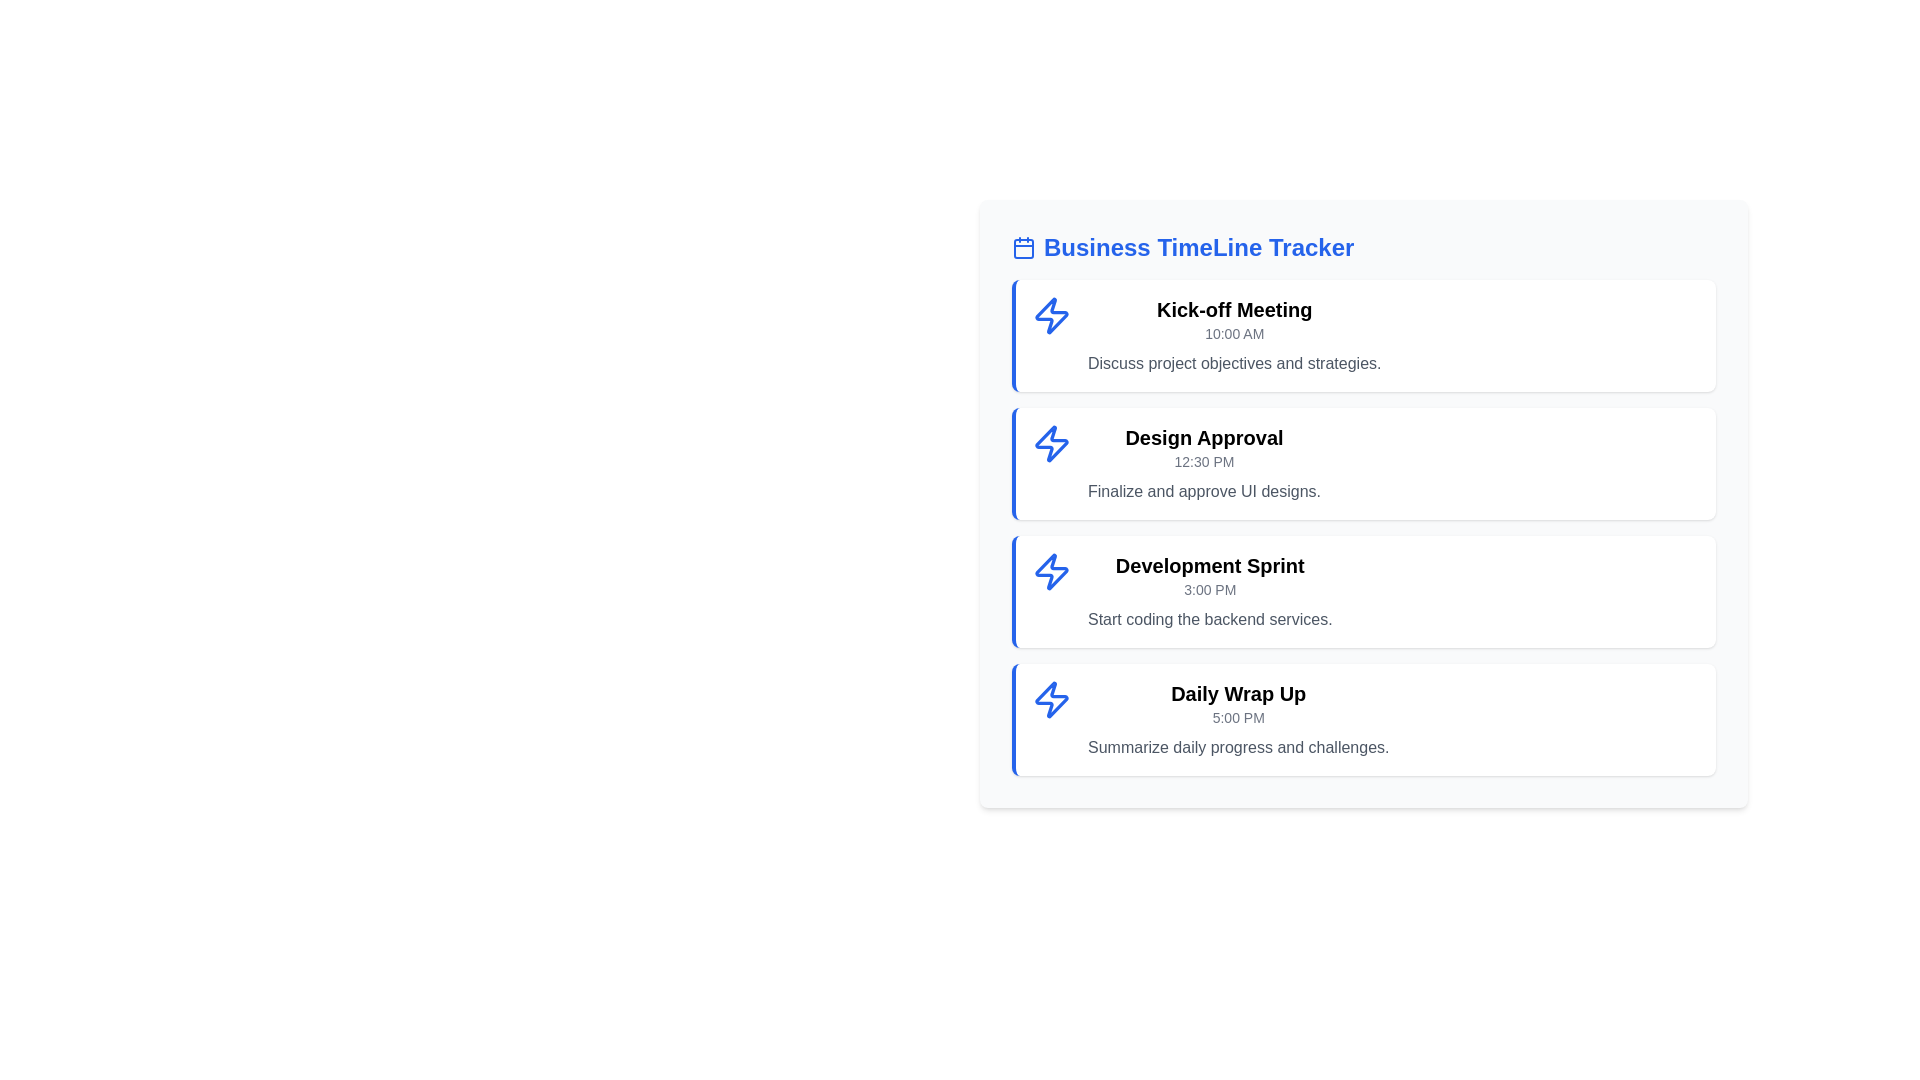  Describe the element at coordinates (1237, 720) in the screenshot. I see `text block displaying details about a specific task in the timeline, located below the 'Development Sprint' entry` at that location.